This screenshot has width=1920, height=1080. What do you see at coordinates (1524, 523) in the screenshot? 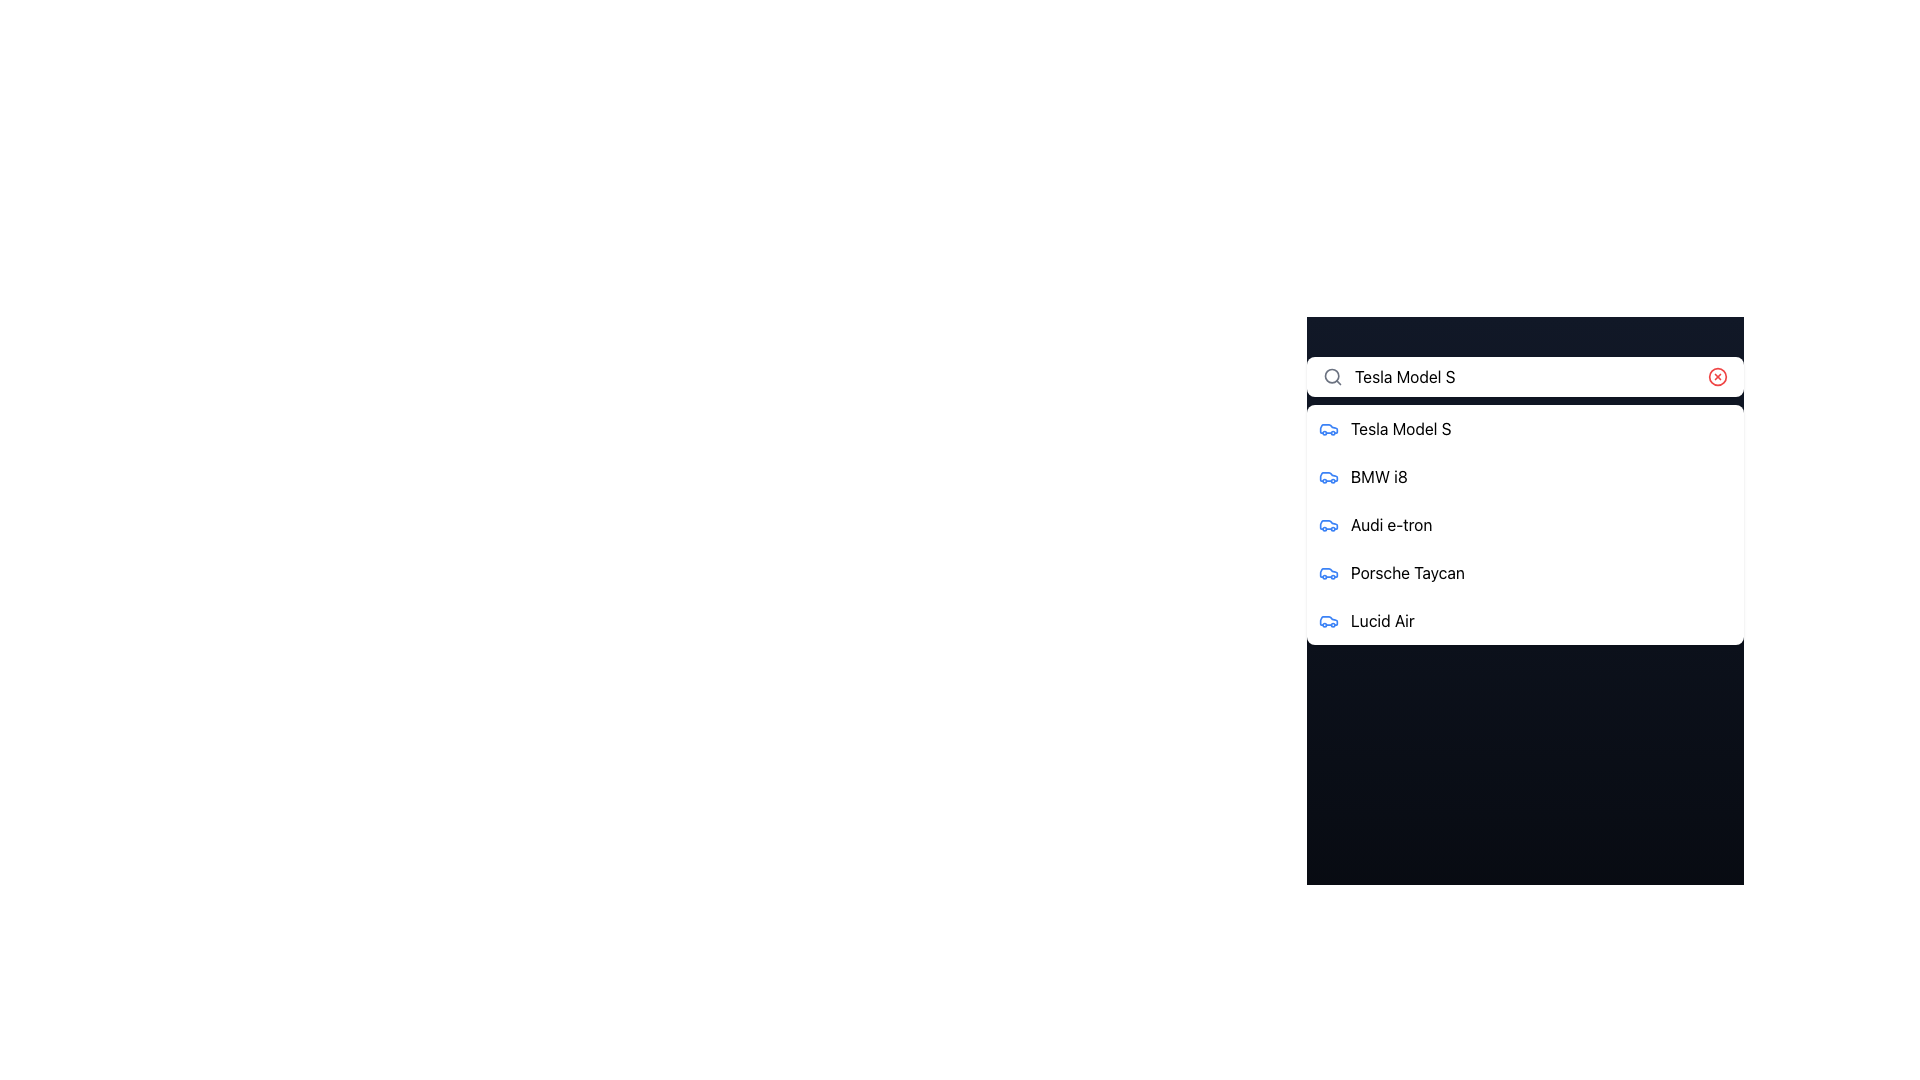
I see `the third item in the dropdown list, which is located between 'BMW i8' and 'Porsche Taycan'` at bounding box center [1524, 523].